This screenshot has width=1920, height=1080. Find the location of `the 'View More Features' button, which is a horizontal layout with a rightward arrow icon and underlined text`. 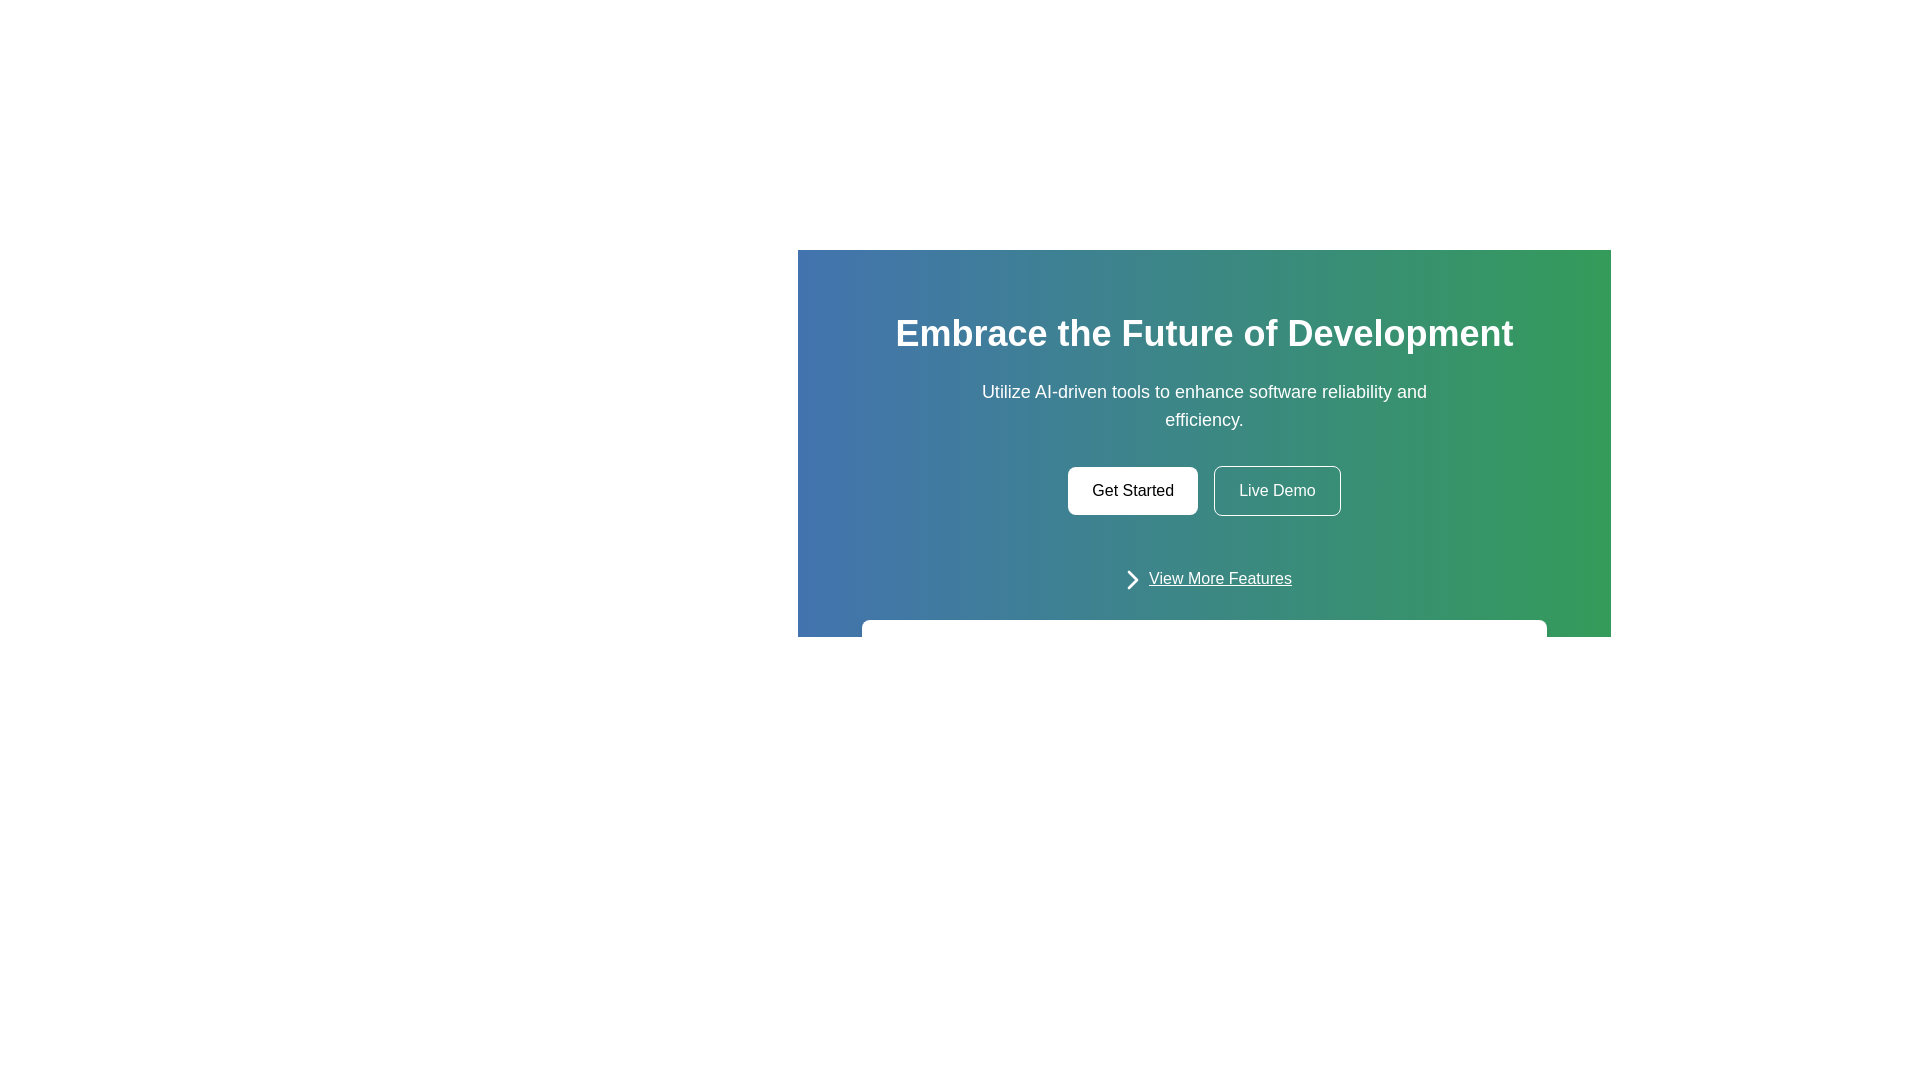

the 'View More Features' button, which is a horizontal layout with a rightward arrow icon and underlined text is located at coordinates (1203, 579).